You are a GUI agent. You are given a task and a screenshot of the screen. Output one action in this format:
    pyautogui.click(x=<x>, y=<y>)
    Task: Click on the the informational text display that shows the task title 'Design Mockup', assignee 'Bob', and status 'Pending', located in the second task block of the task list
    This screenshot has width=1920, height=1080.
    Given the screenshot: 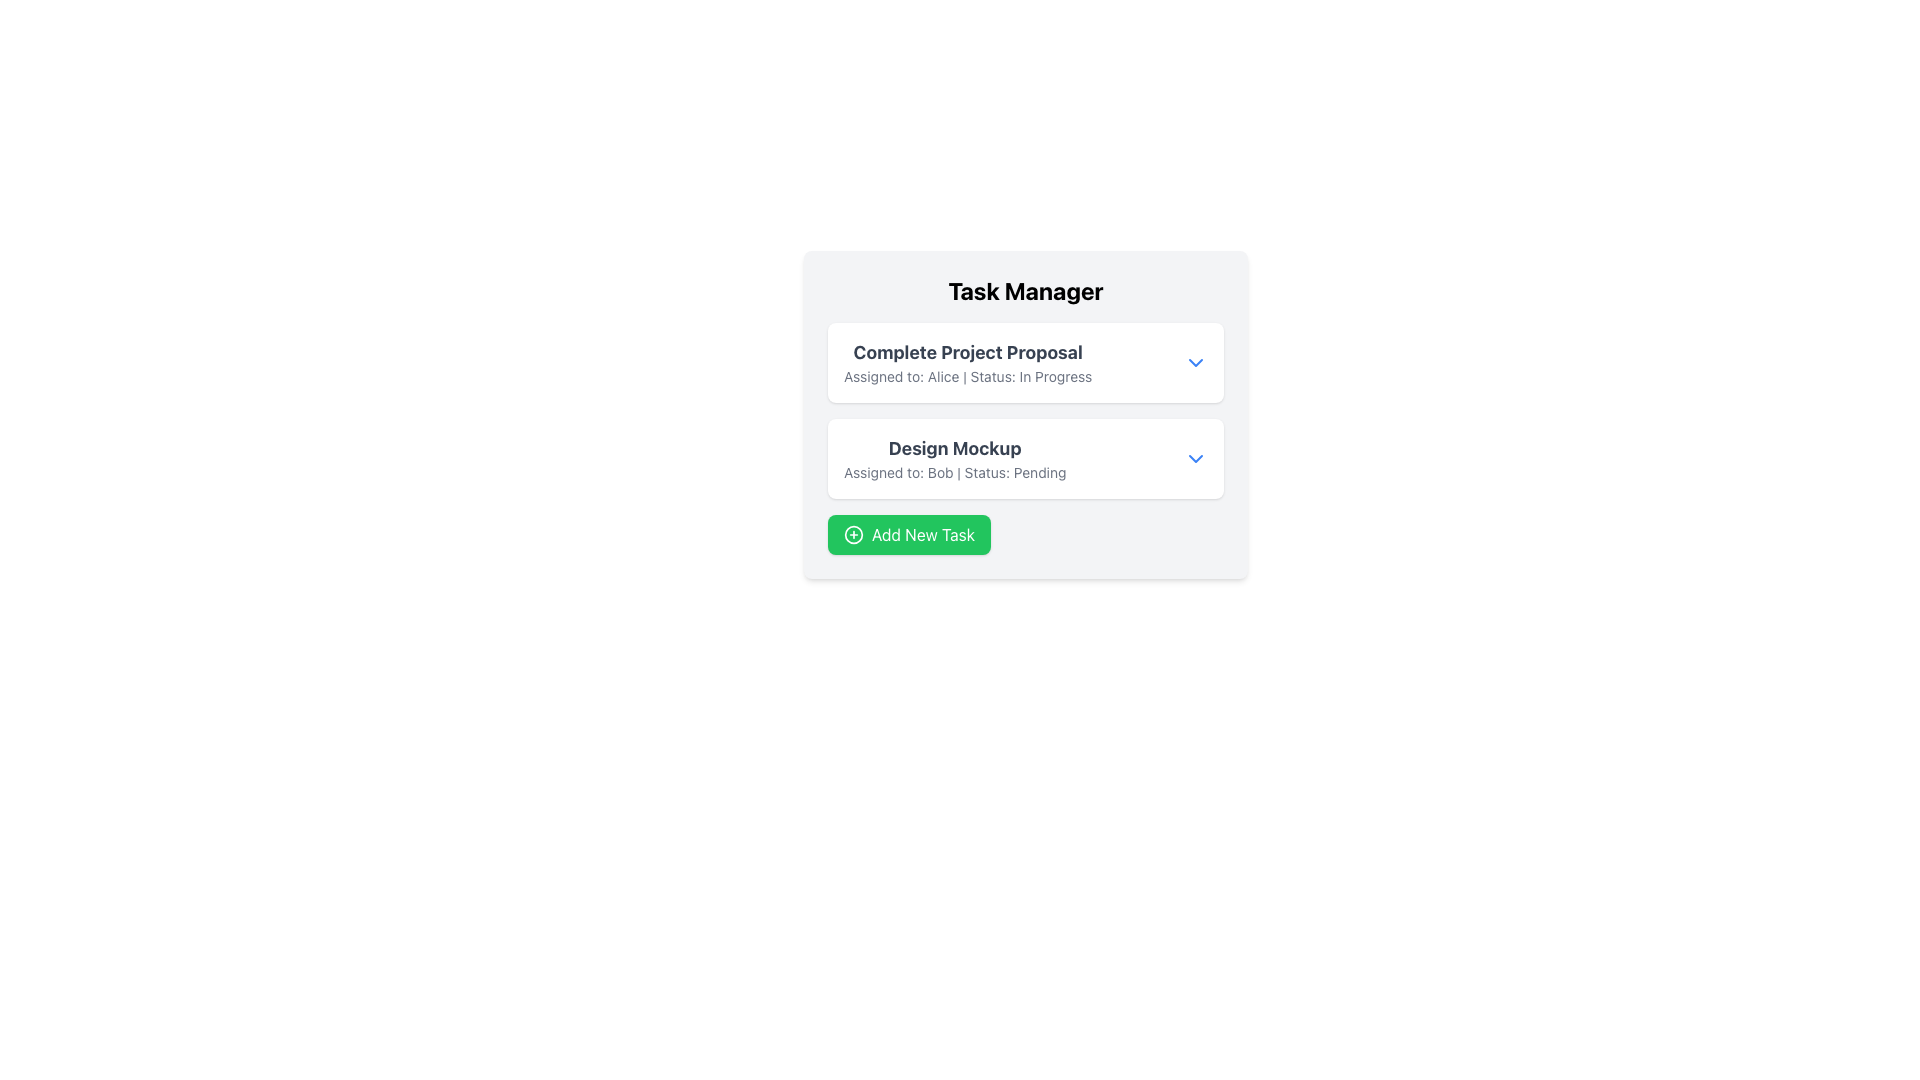 What is the action you would take?
    pyautogui.click(x=954, y=459)
    